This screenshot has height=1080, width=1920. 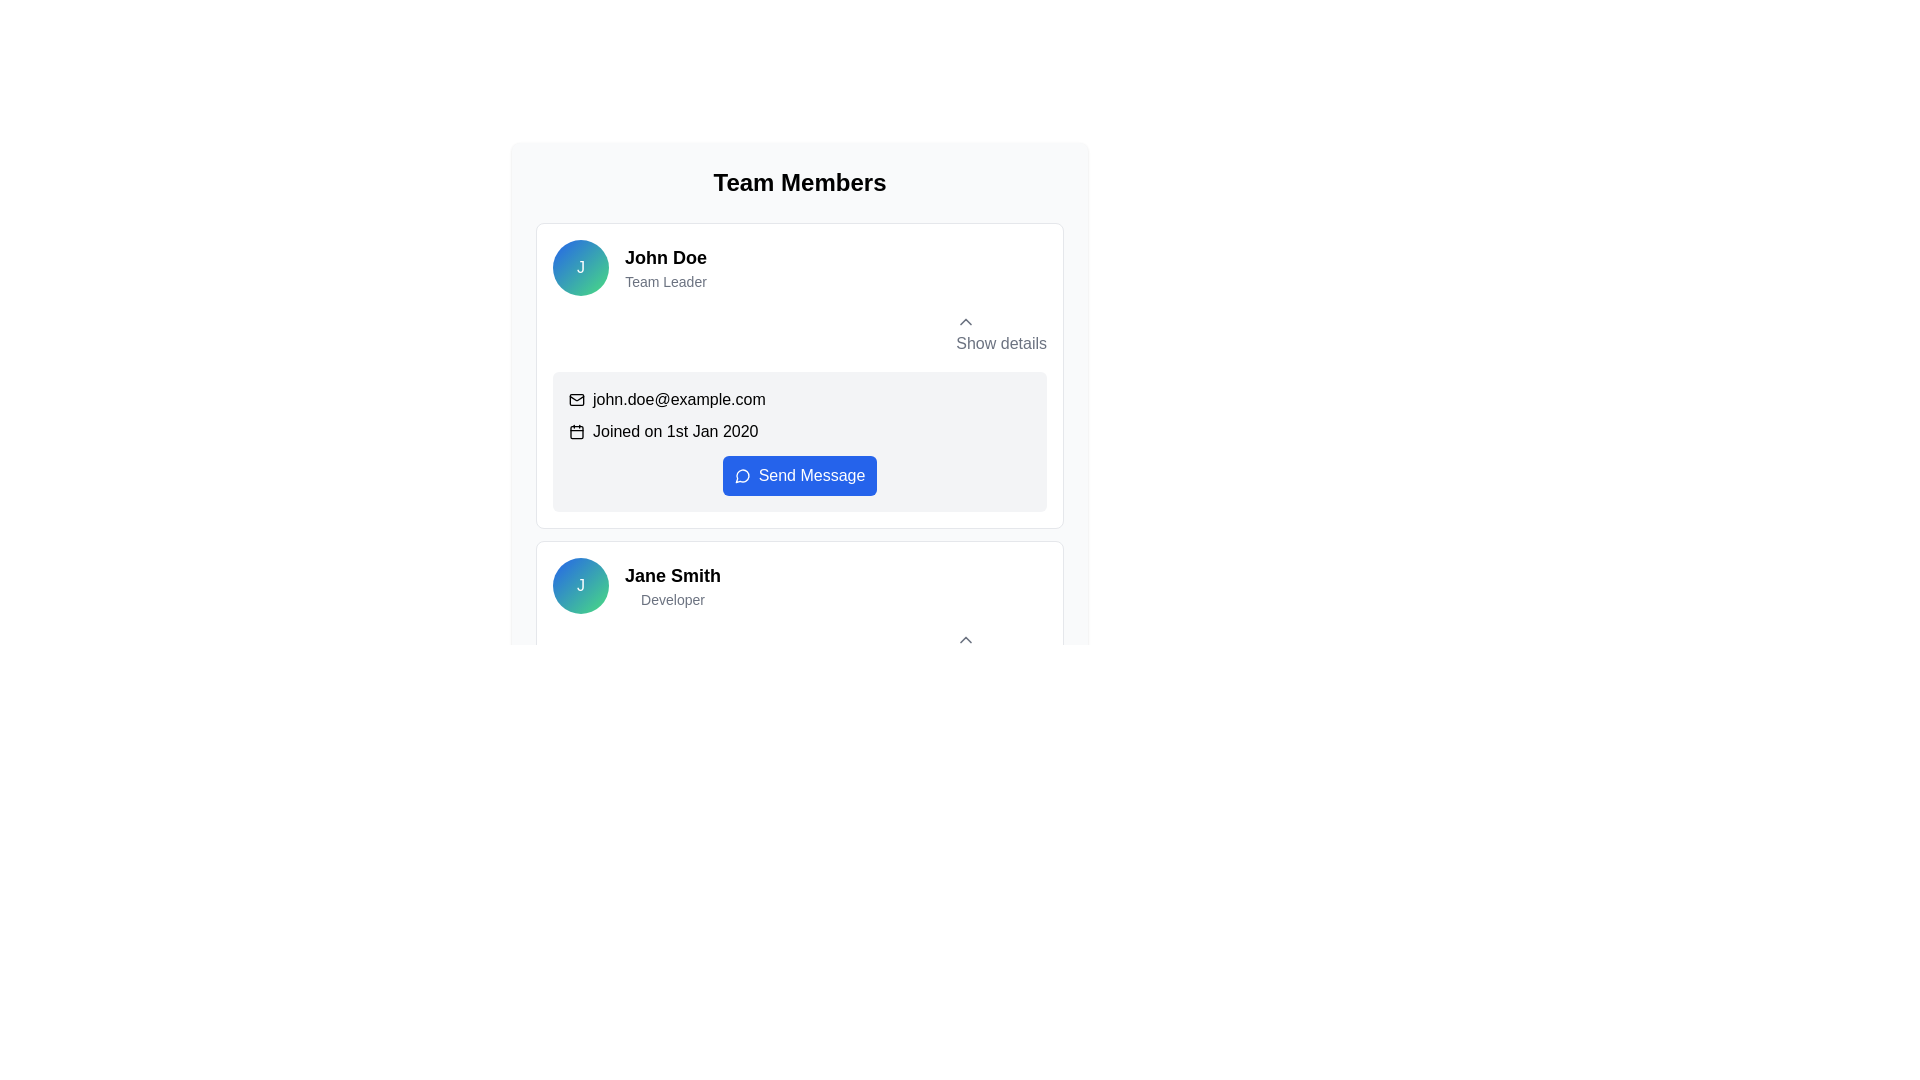 What do you see at coordinates (672, 585) in the screenshot?
I see `the text label that provides information about a person's name and role within the second team member card under 'Team Members', located to the right of the circular avatar labeled as 'J'` at bounding box center [672, 585].